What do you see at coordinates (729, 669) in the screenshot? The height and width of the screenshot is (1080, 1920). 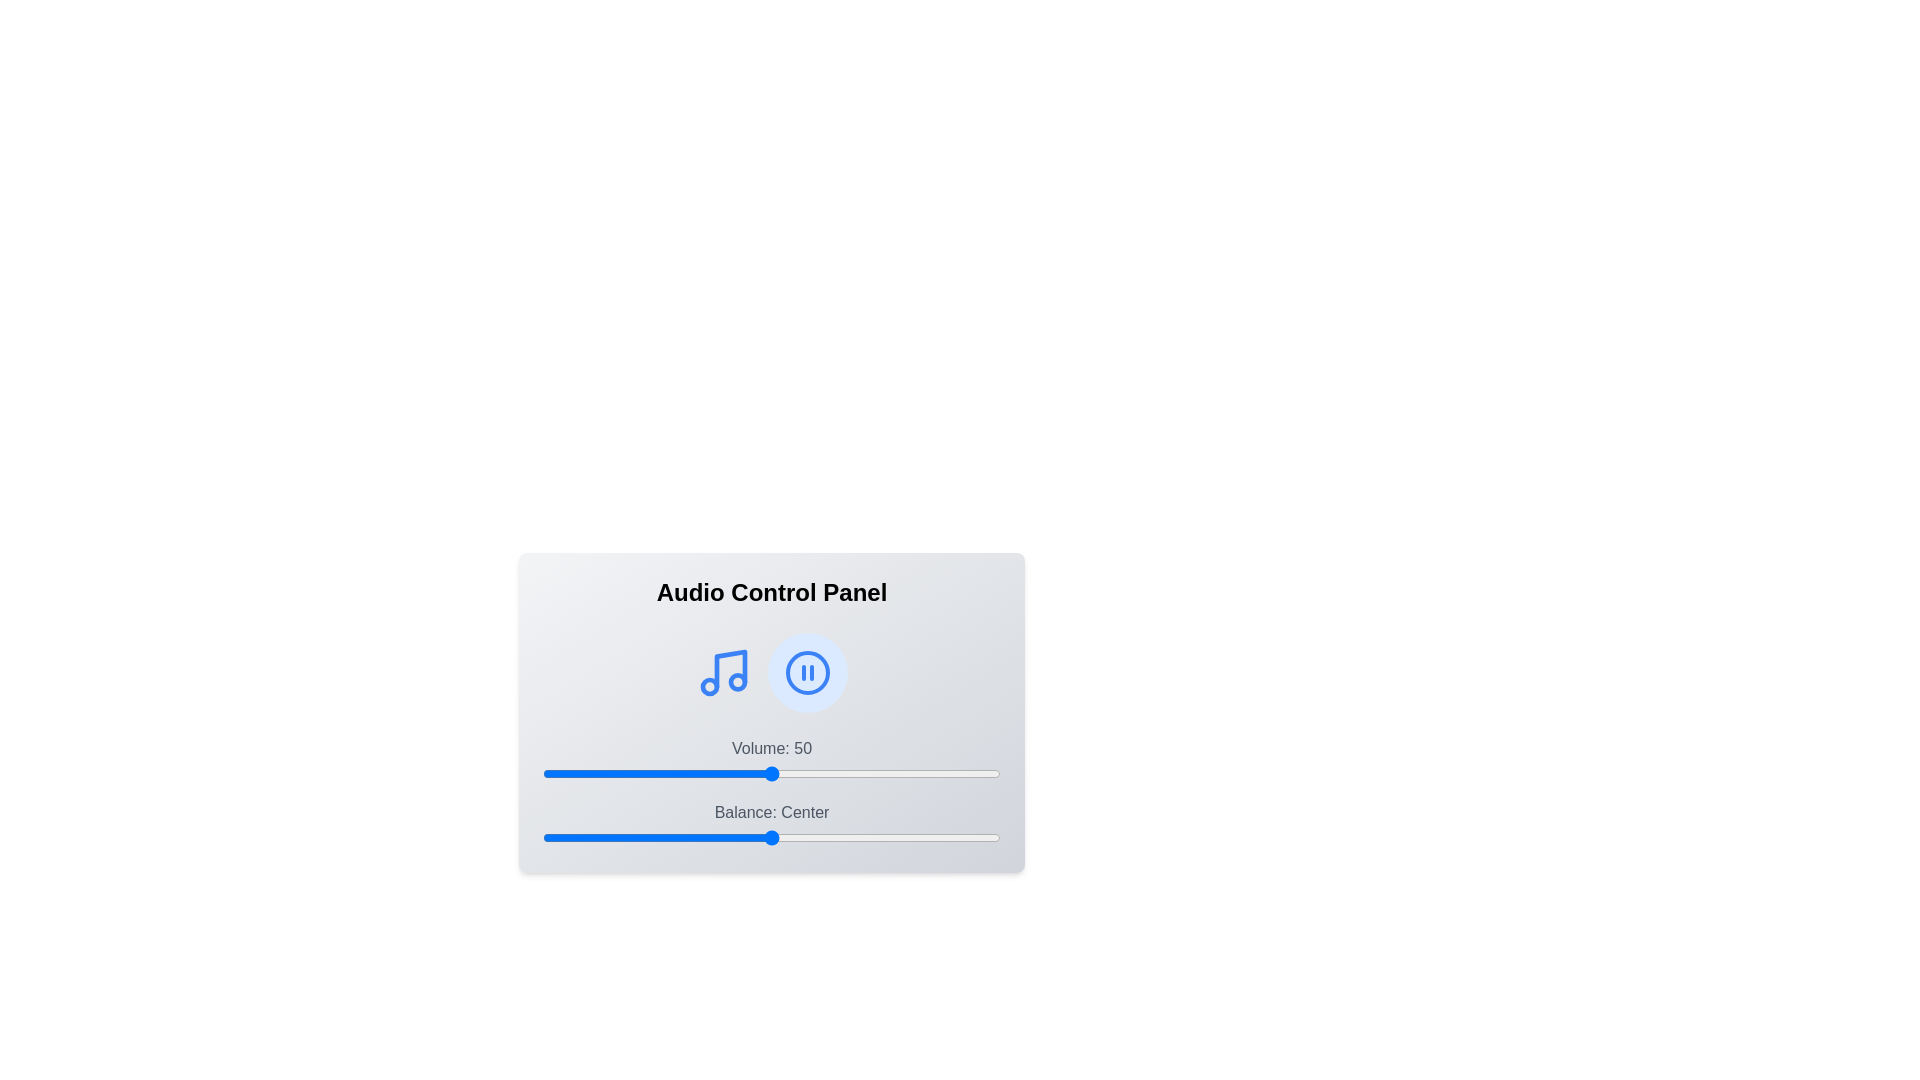 I see `the musical note icon in the Audio Control Panel, which is a blue line icon representing music, located near the top-center of the interface` at bounding box center [729, 669].